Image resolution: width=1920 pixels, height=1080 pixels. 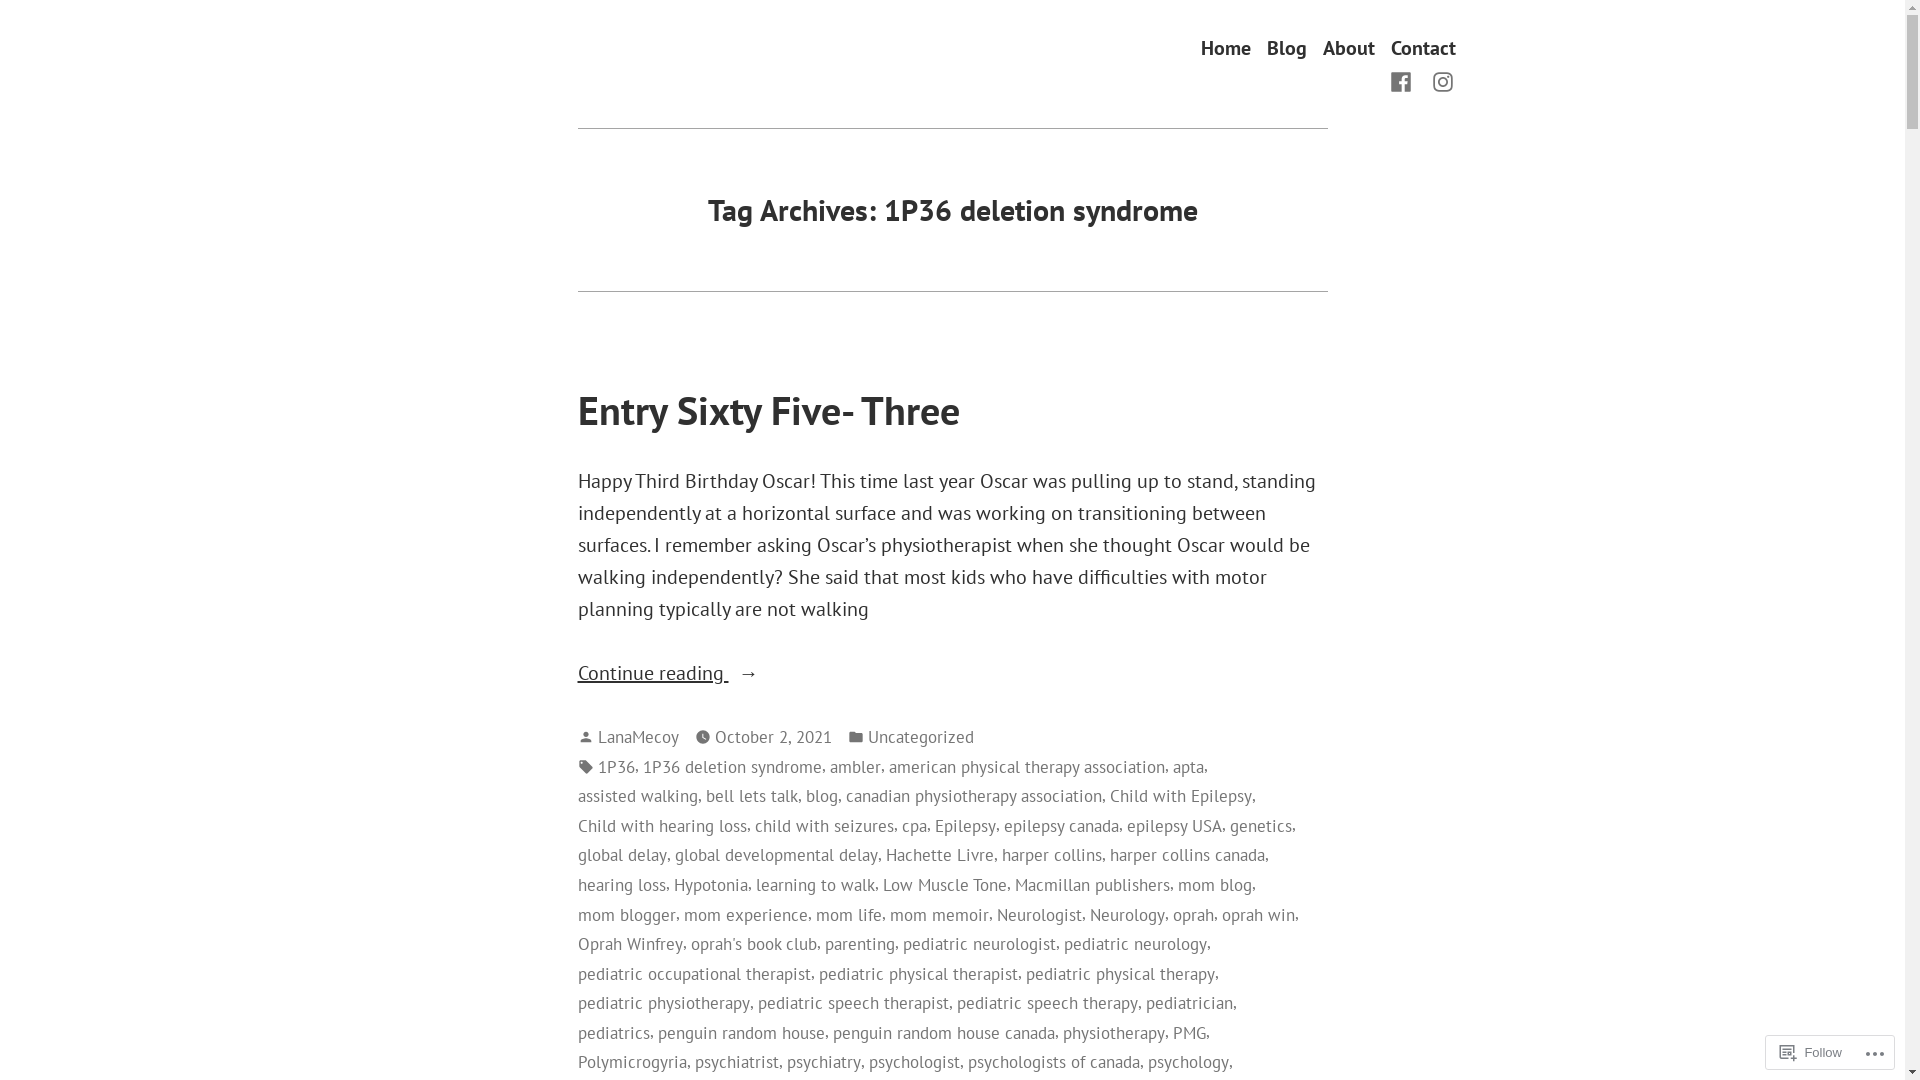 What do you see at coordinates (751, 794) in the screenshot?
I see `'bell lets talk'` at bounding box center [751, 794].